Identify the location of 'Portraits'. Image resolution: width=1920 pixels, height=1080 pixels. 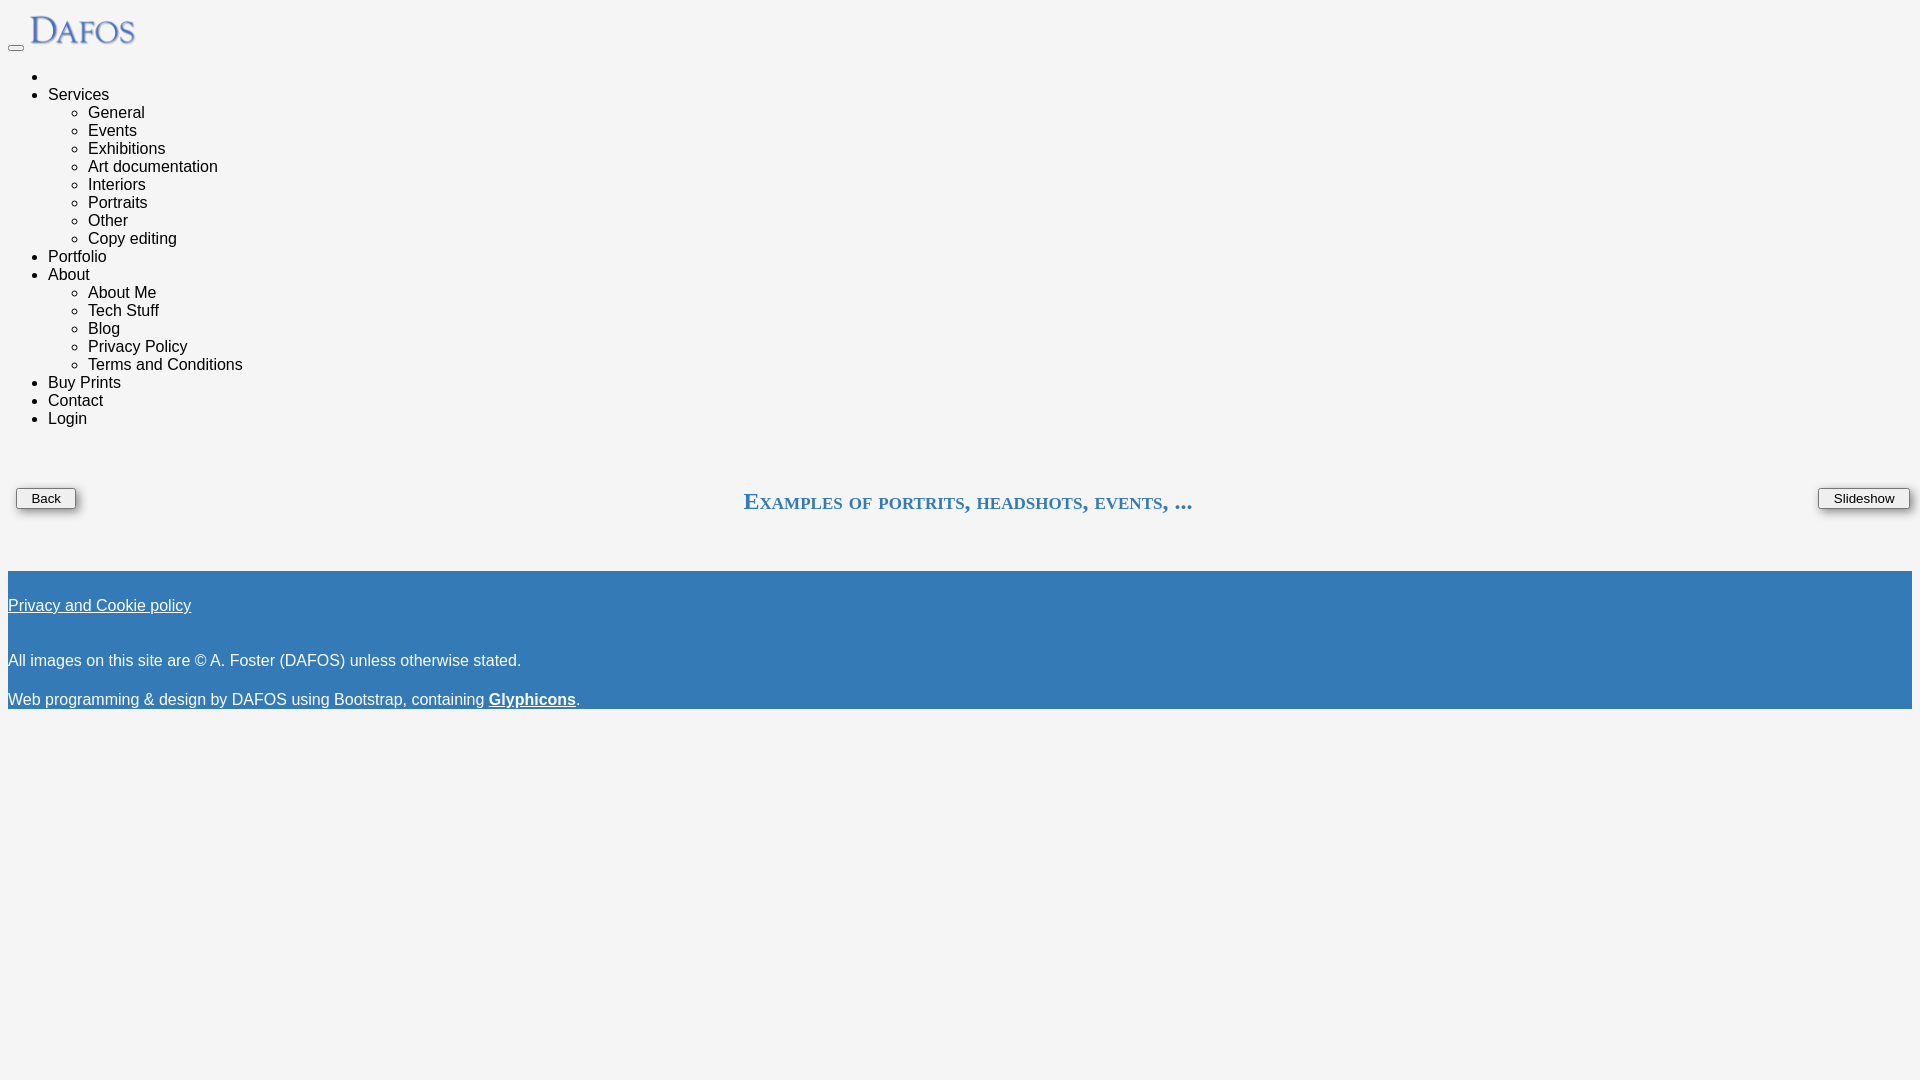
(117, 202).